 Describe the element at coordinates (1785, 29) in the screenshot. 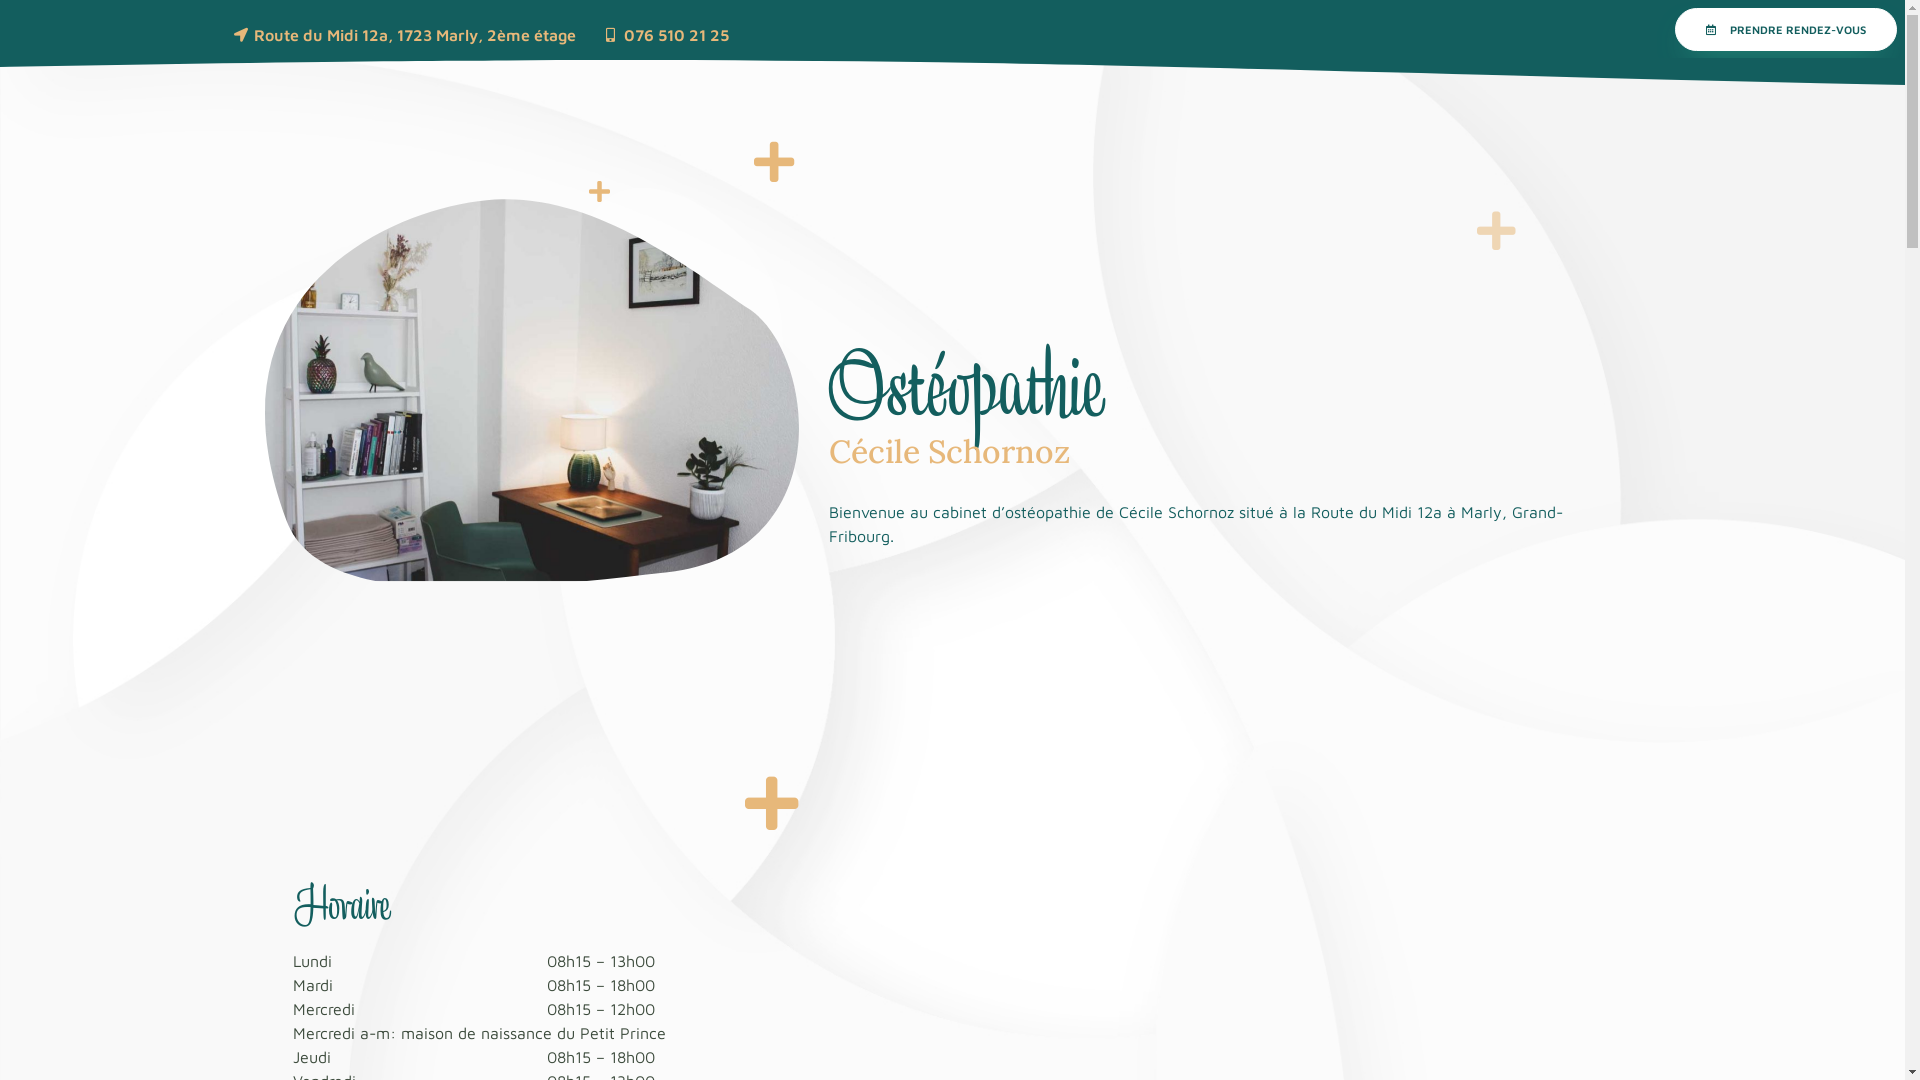

I see `'PRENDRE RENDEZ-VOUS'` at that location.